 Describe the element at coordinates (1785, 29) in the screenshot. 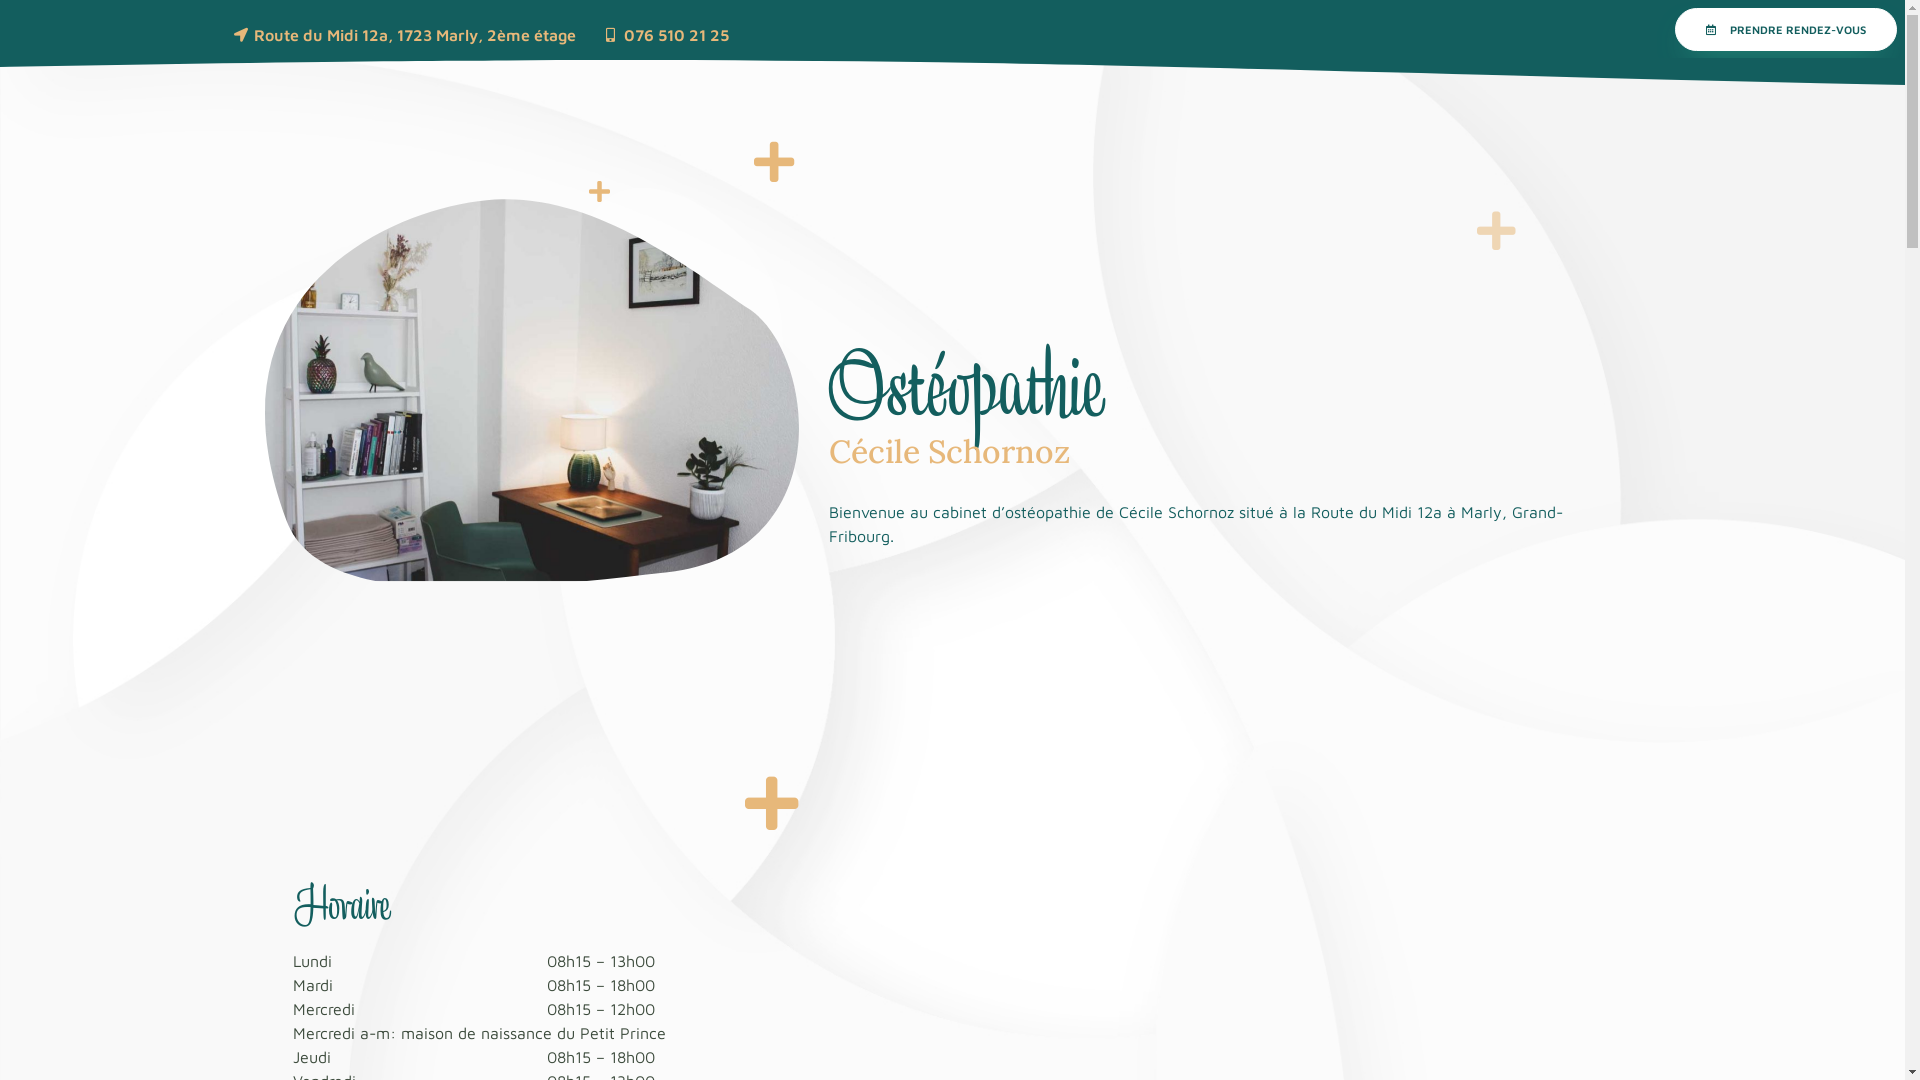

I see `'PRENDRE RENDEZ-VOUS'` at that location.